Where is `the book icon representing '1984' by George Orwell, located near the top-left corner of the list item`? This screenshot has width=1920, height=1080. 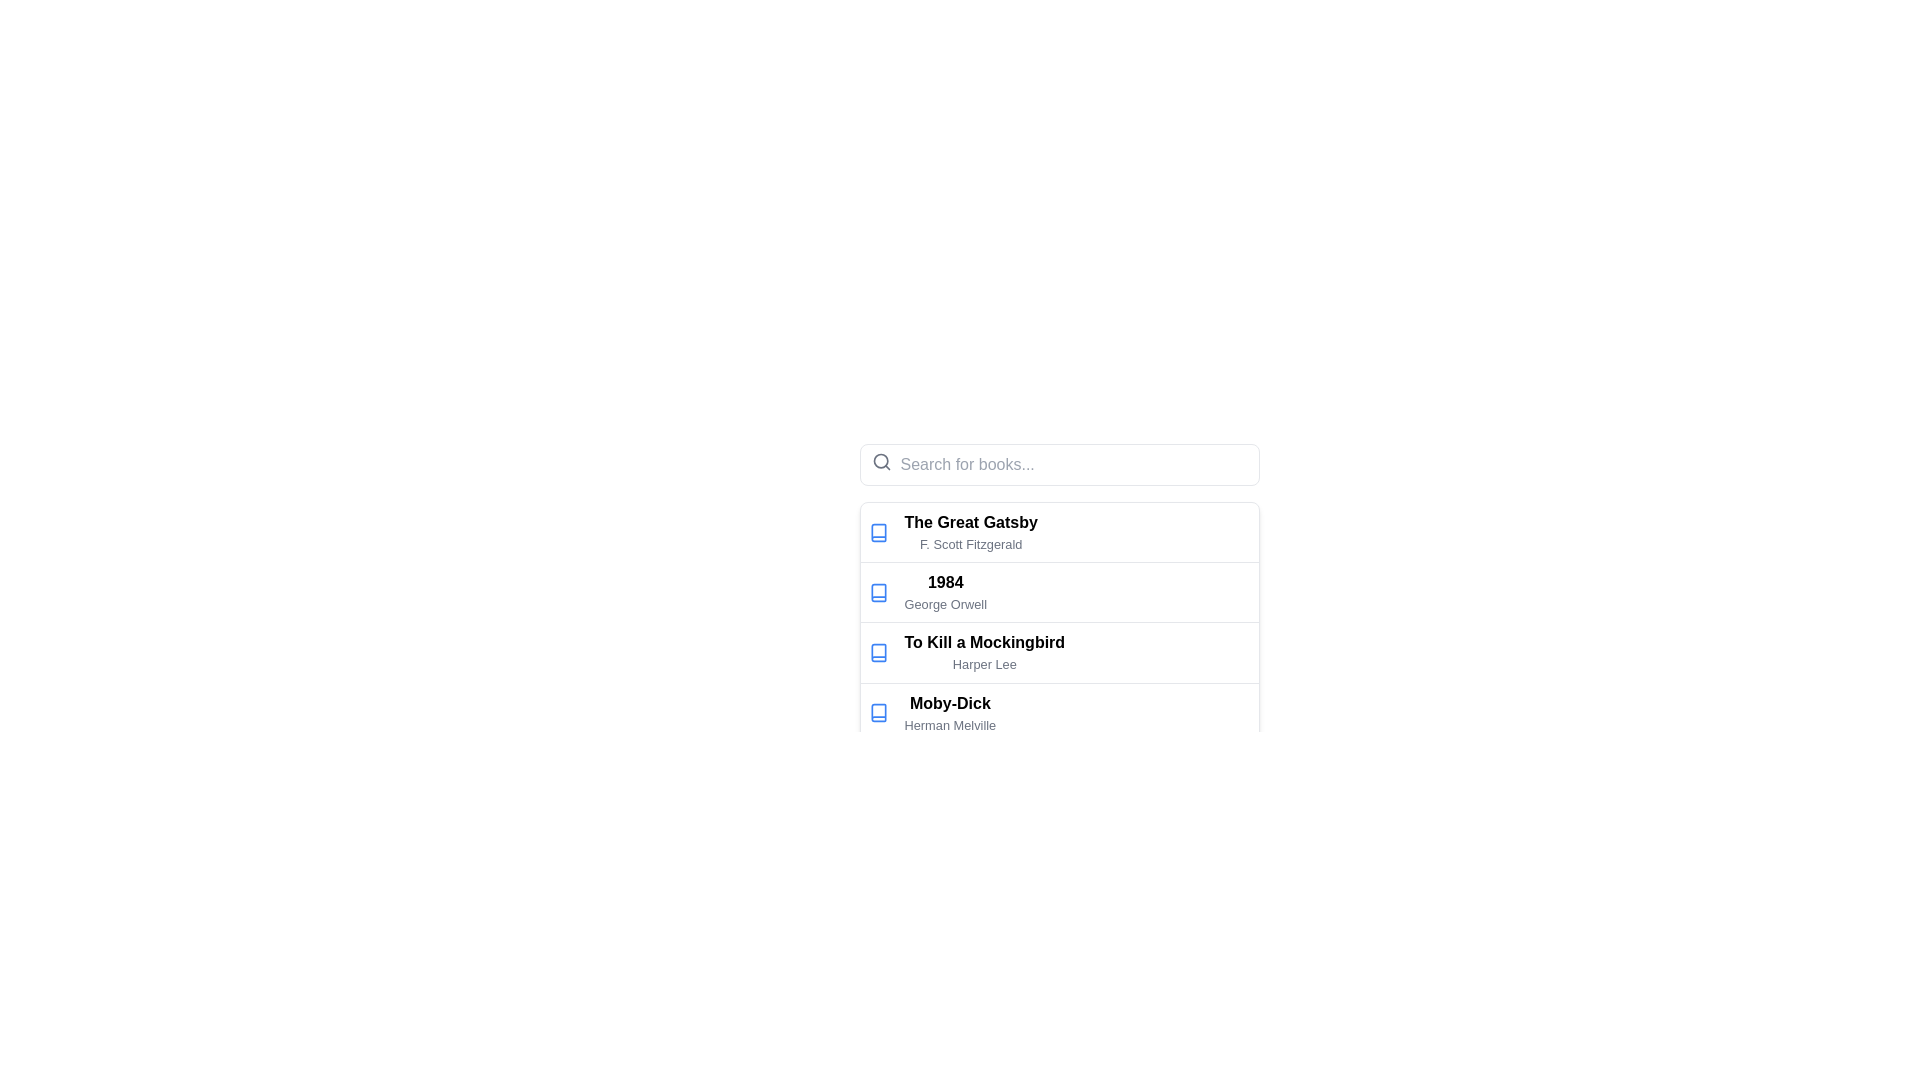 the book icon representing '1984' by George Orwell, located near the top-left corner of the list item is located at coordinates (878, 591).